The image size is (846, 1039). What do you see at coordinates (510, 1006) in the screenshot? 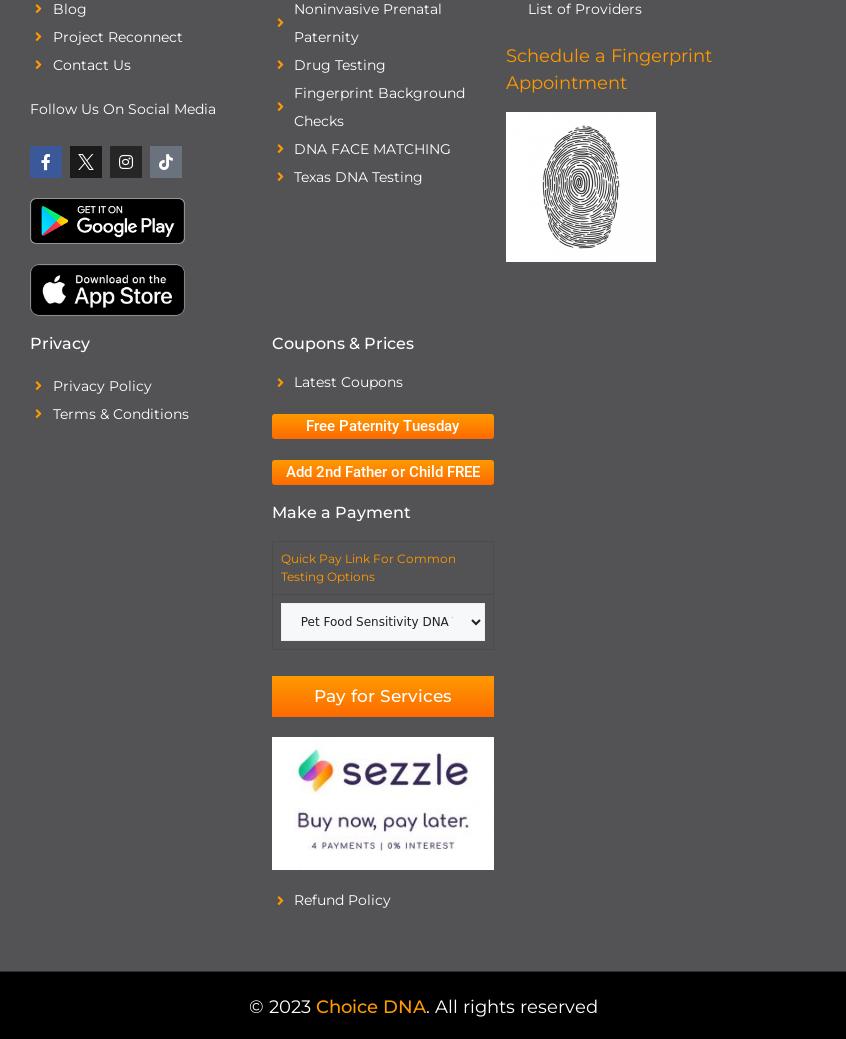
I see `'. All rights reserved'` at bounding box center [510, 1006].